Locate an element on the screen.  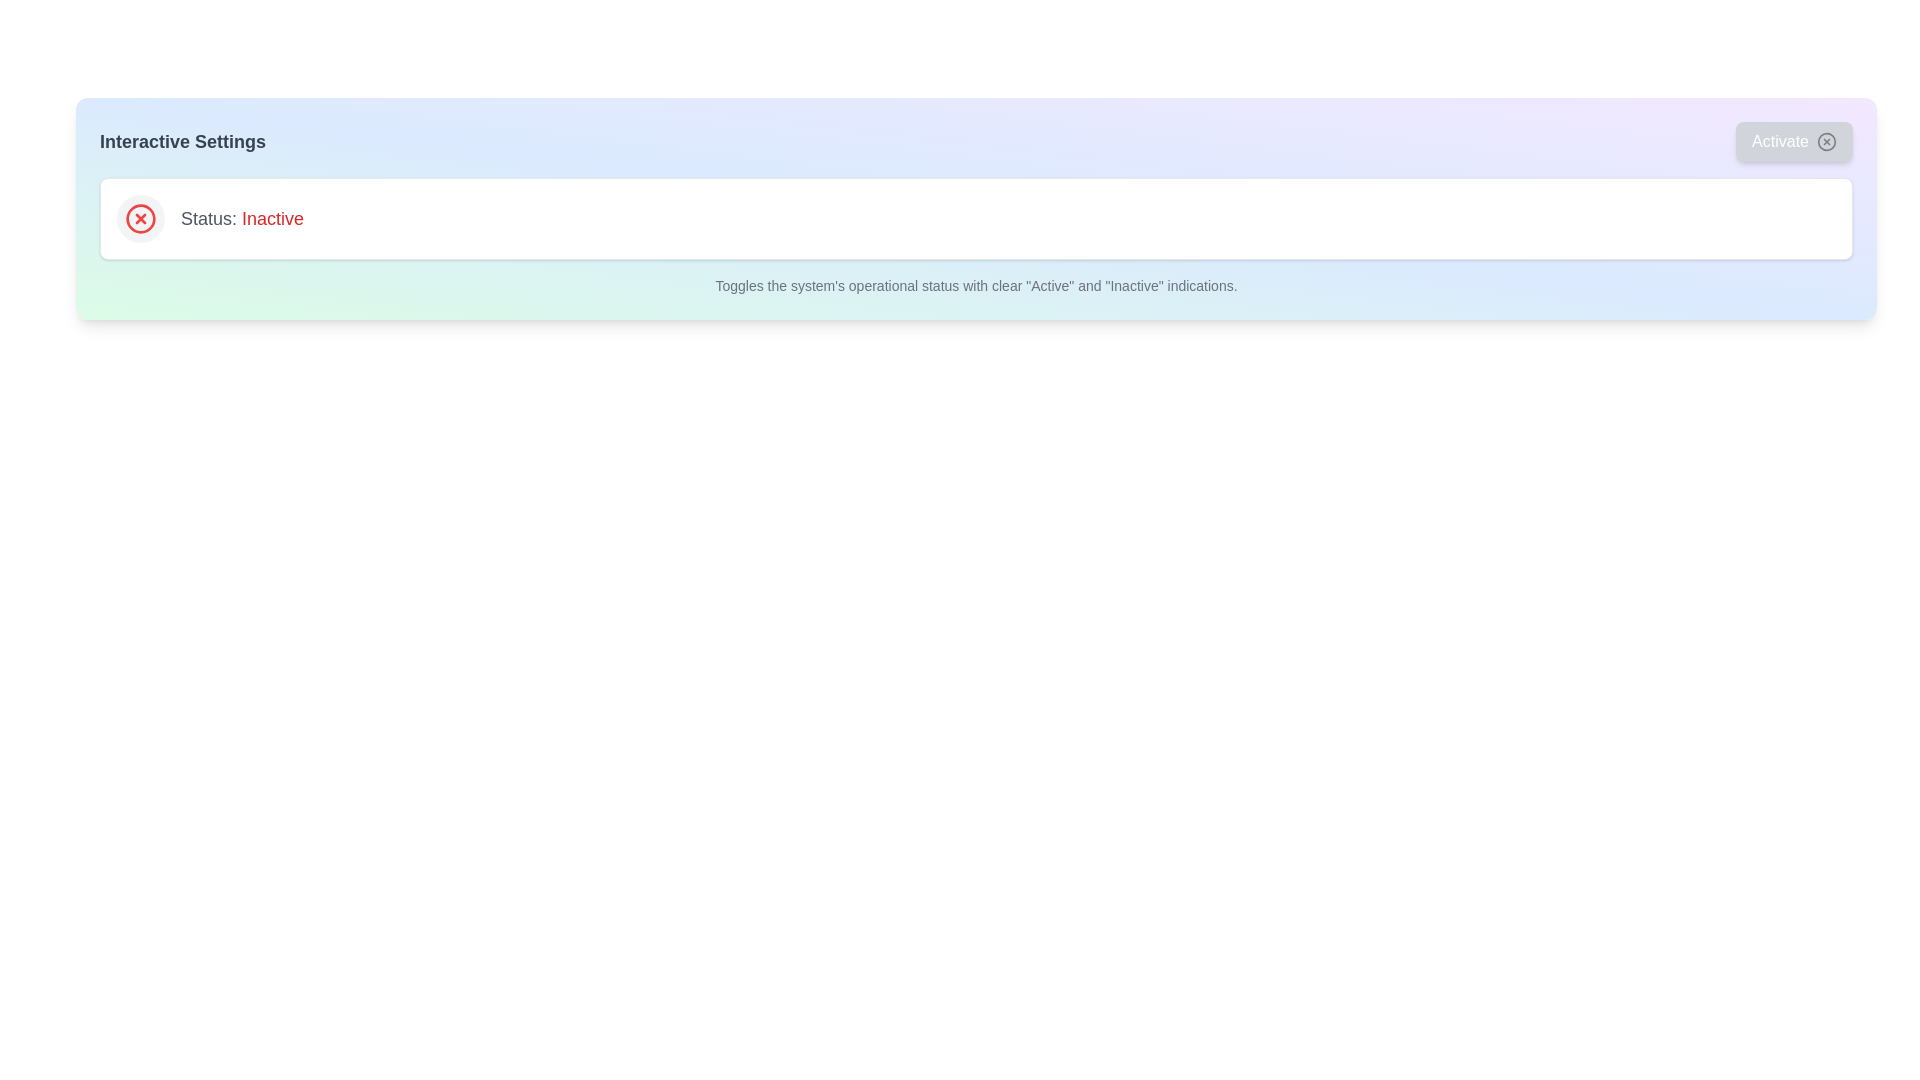
text displayed in the text component that shows 'Status: Inactive', where 'Inactive' is styled in red is located at coordinates (241, 219).